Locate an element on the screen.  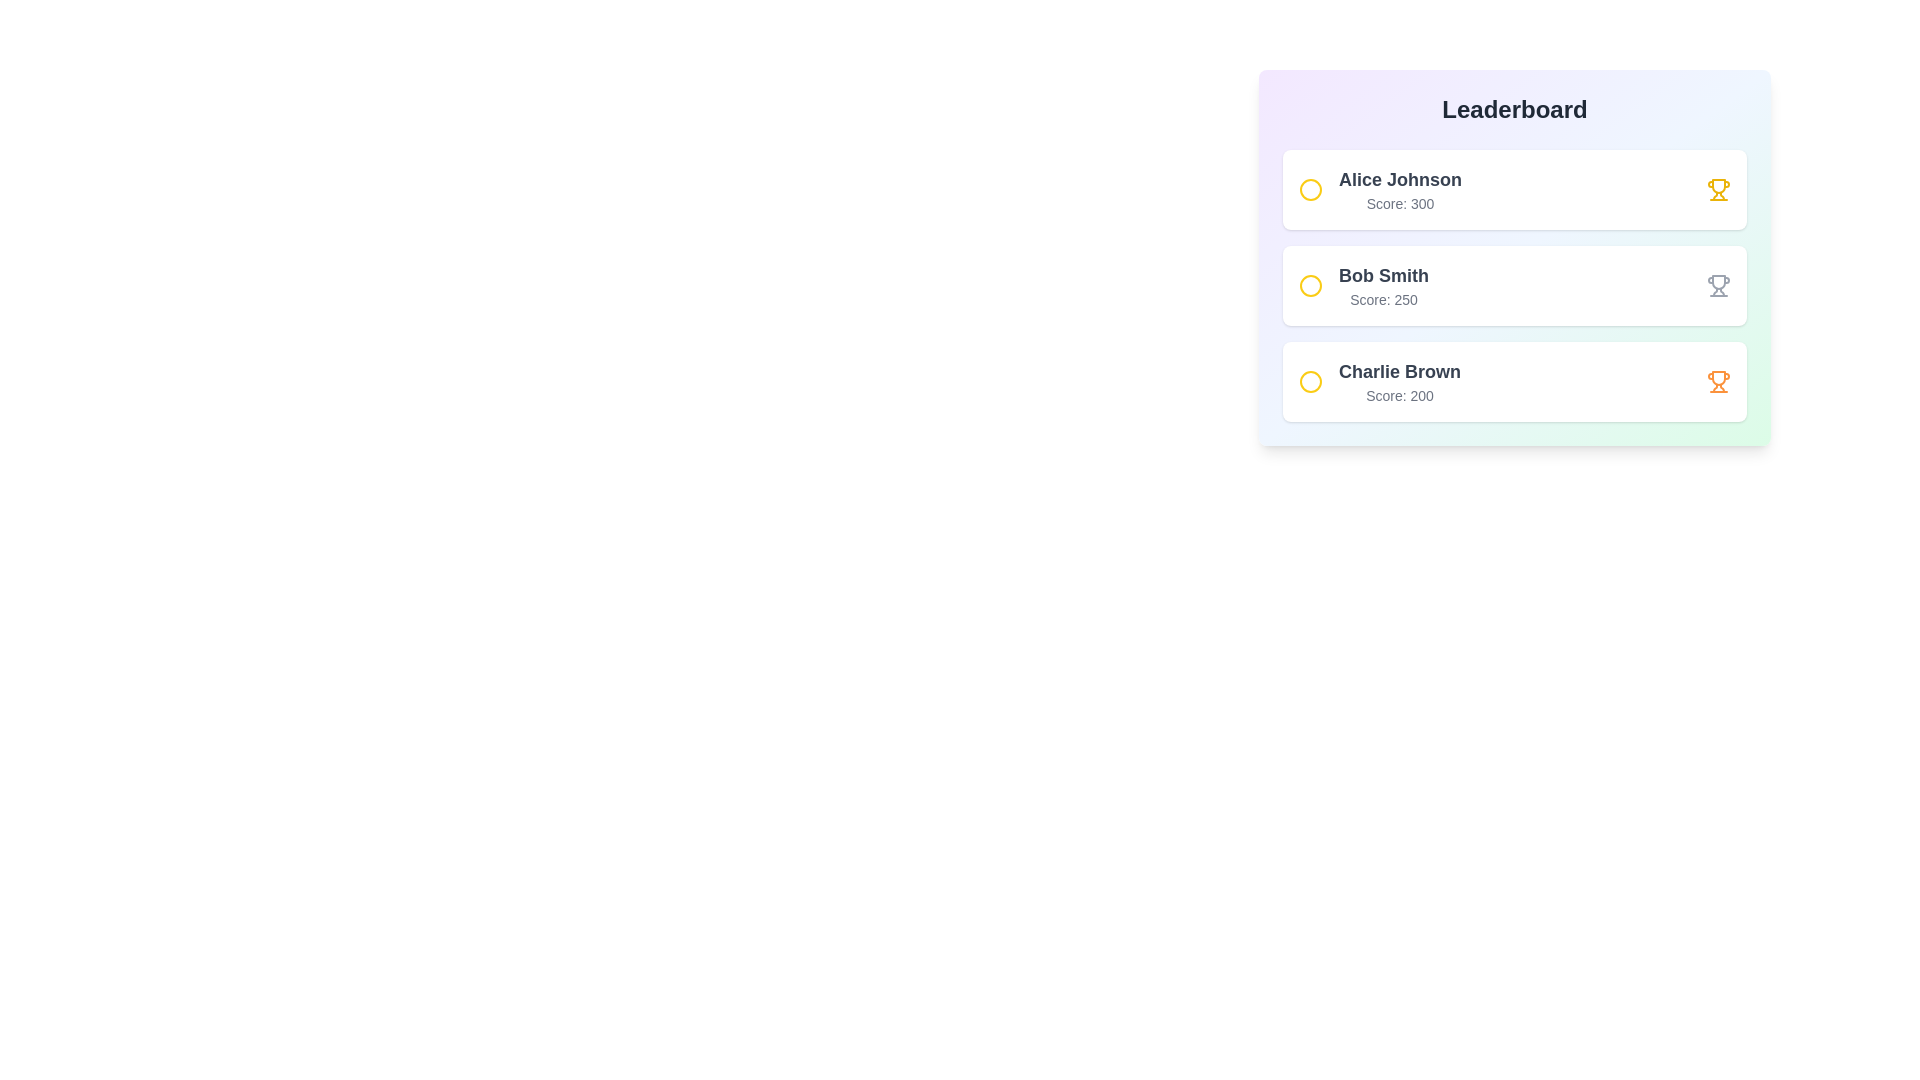
the user card of Alice Johnson is located at coordinates (1515, 189).